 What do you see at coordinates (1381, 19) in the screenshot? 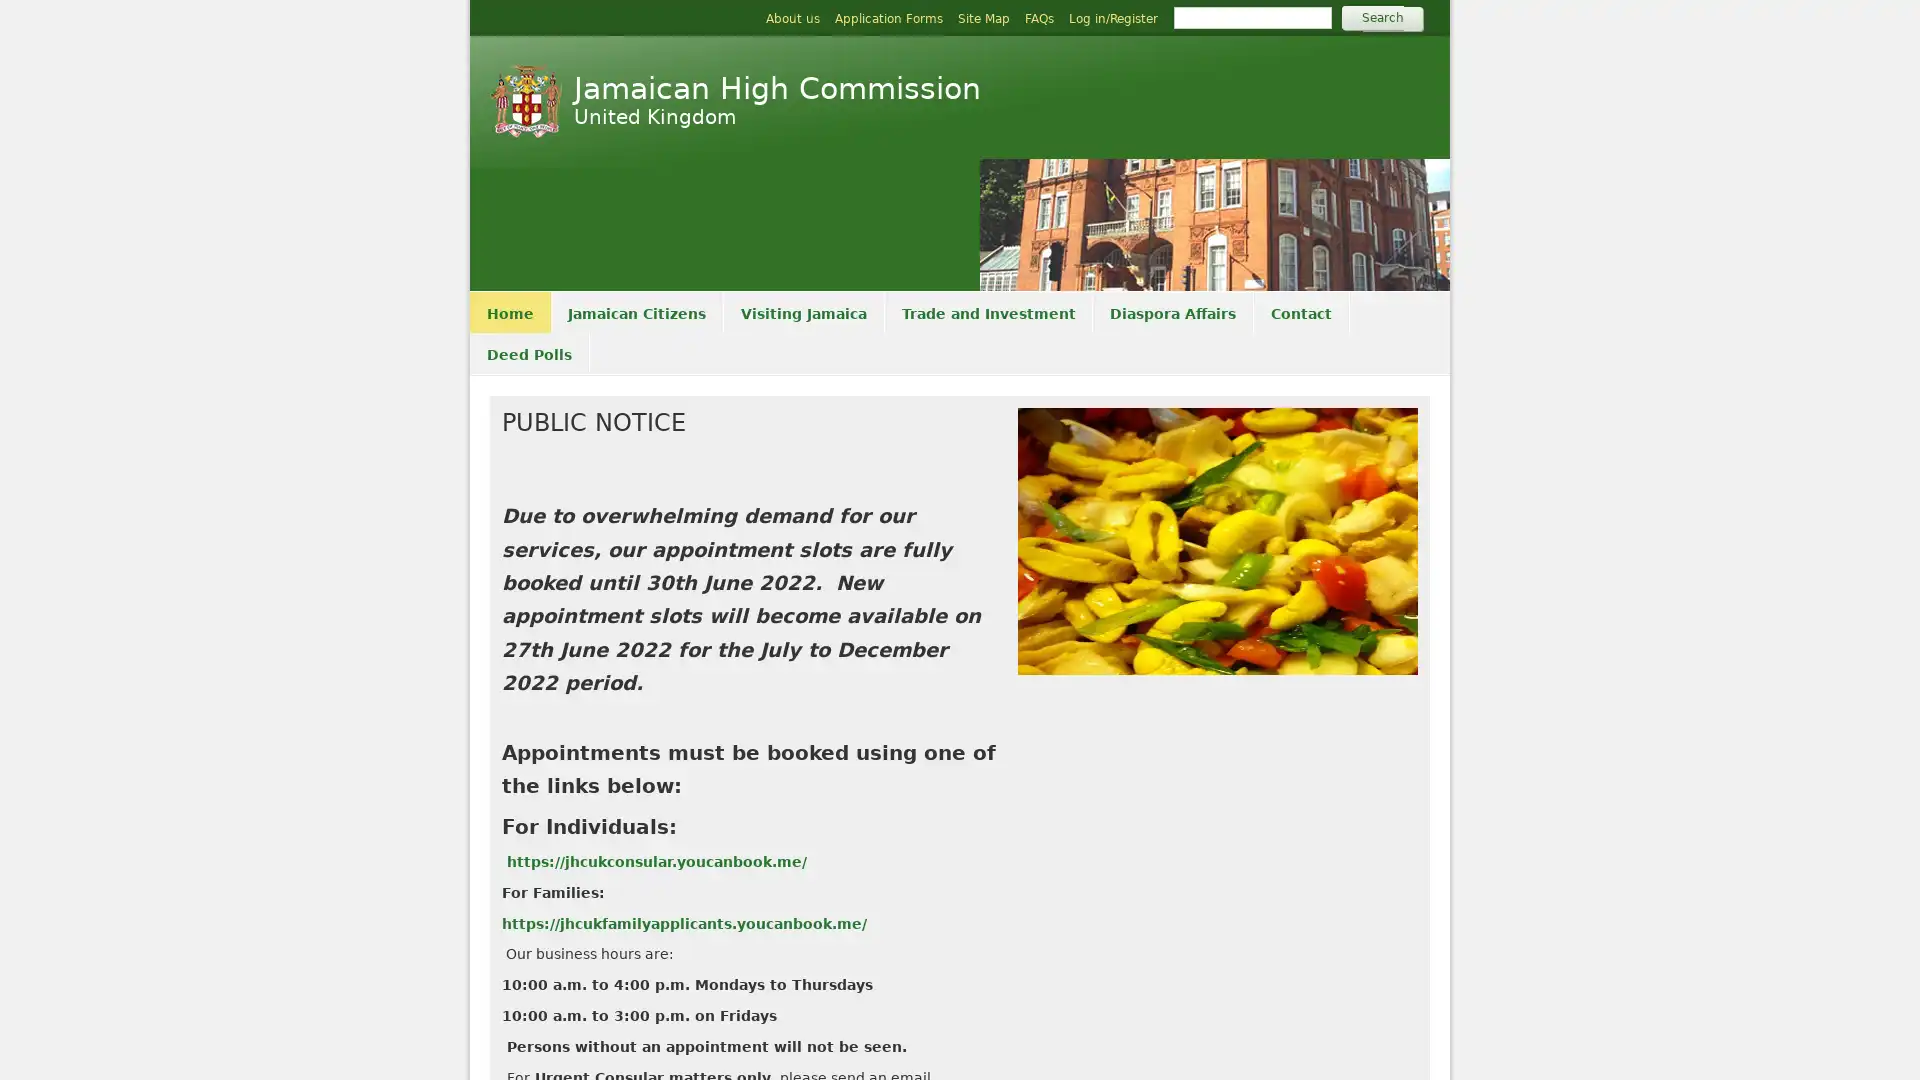
I see `Search` at bounding box center [1381, 19].